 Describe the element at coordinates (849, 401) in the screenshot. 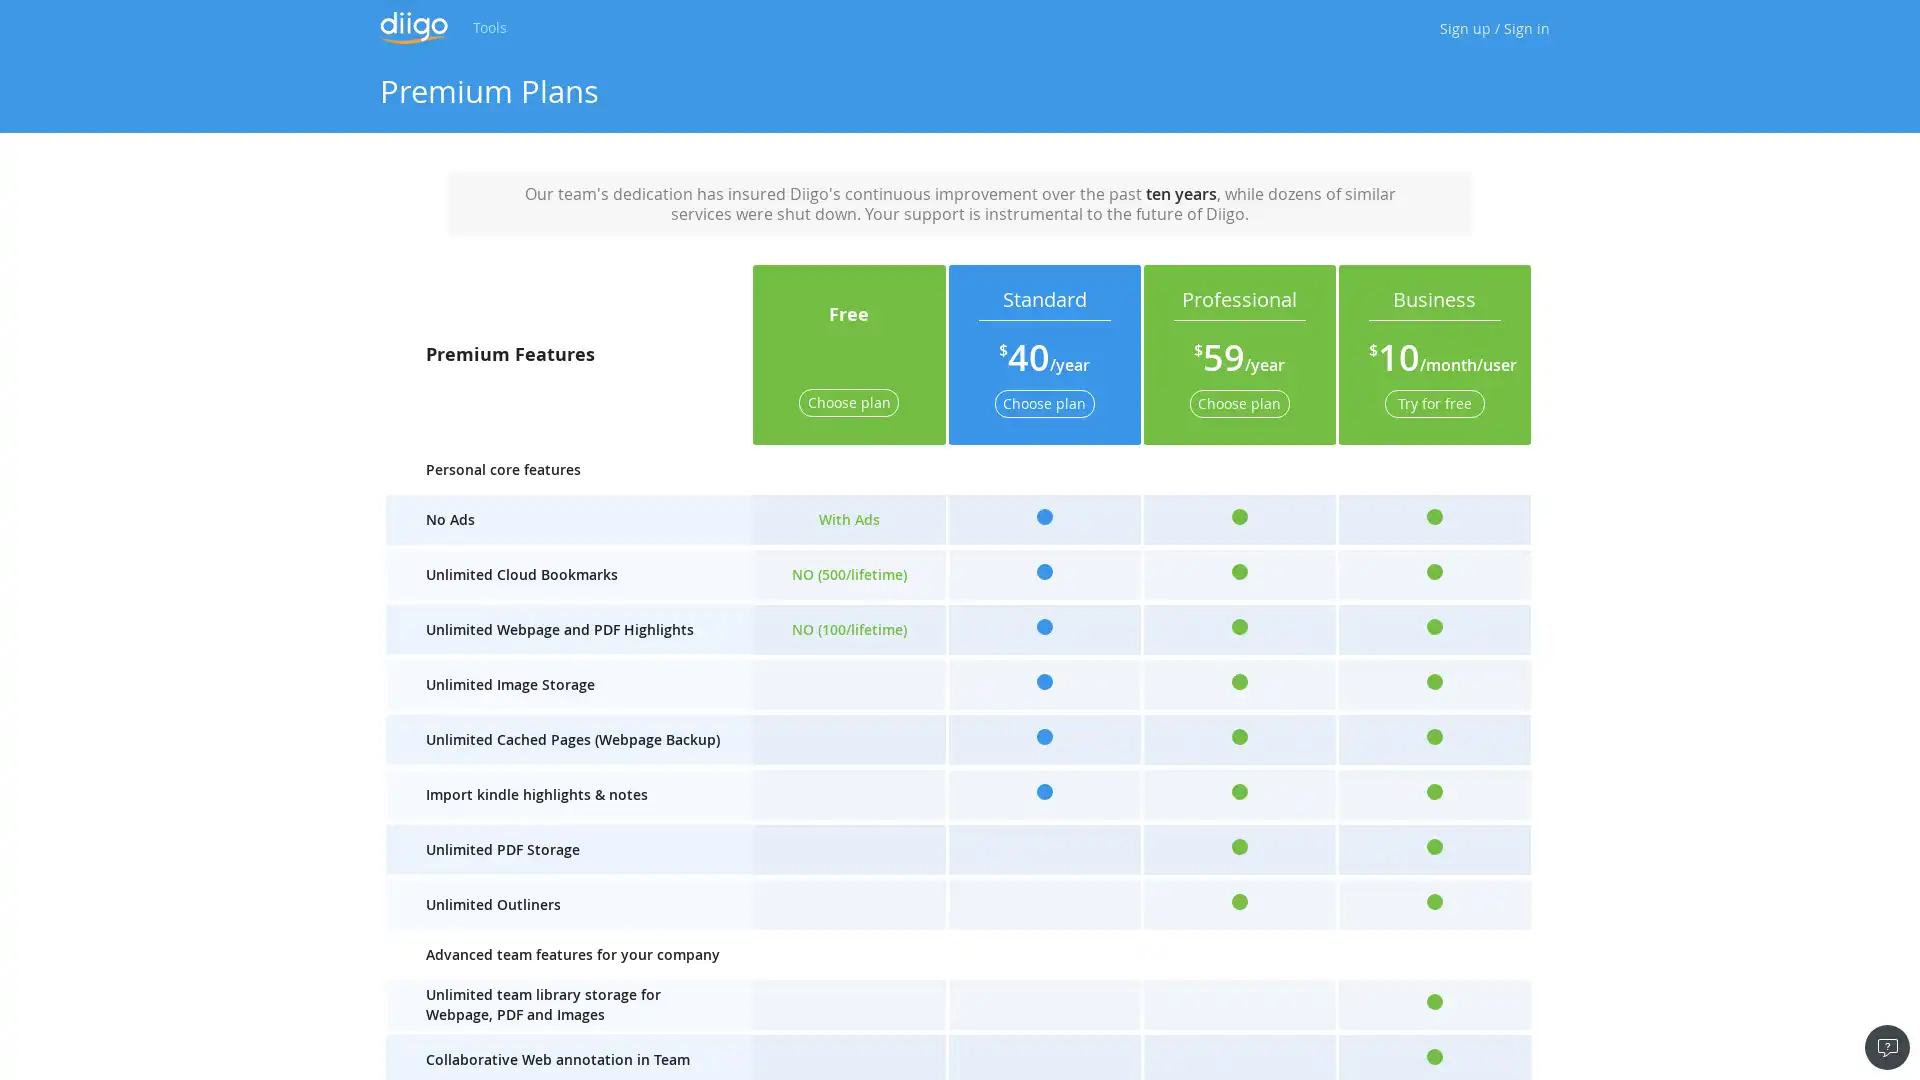

I see `Choose plan` at that location.